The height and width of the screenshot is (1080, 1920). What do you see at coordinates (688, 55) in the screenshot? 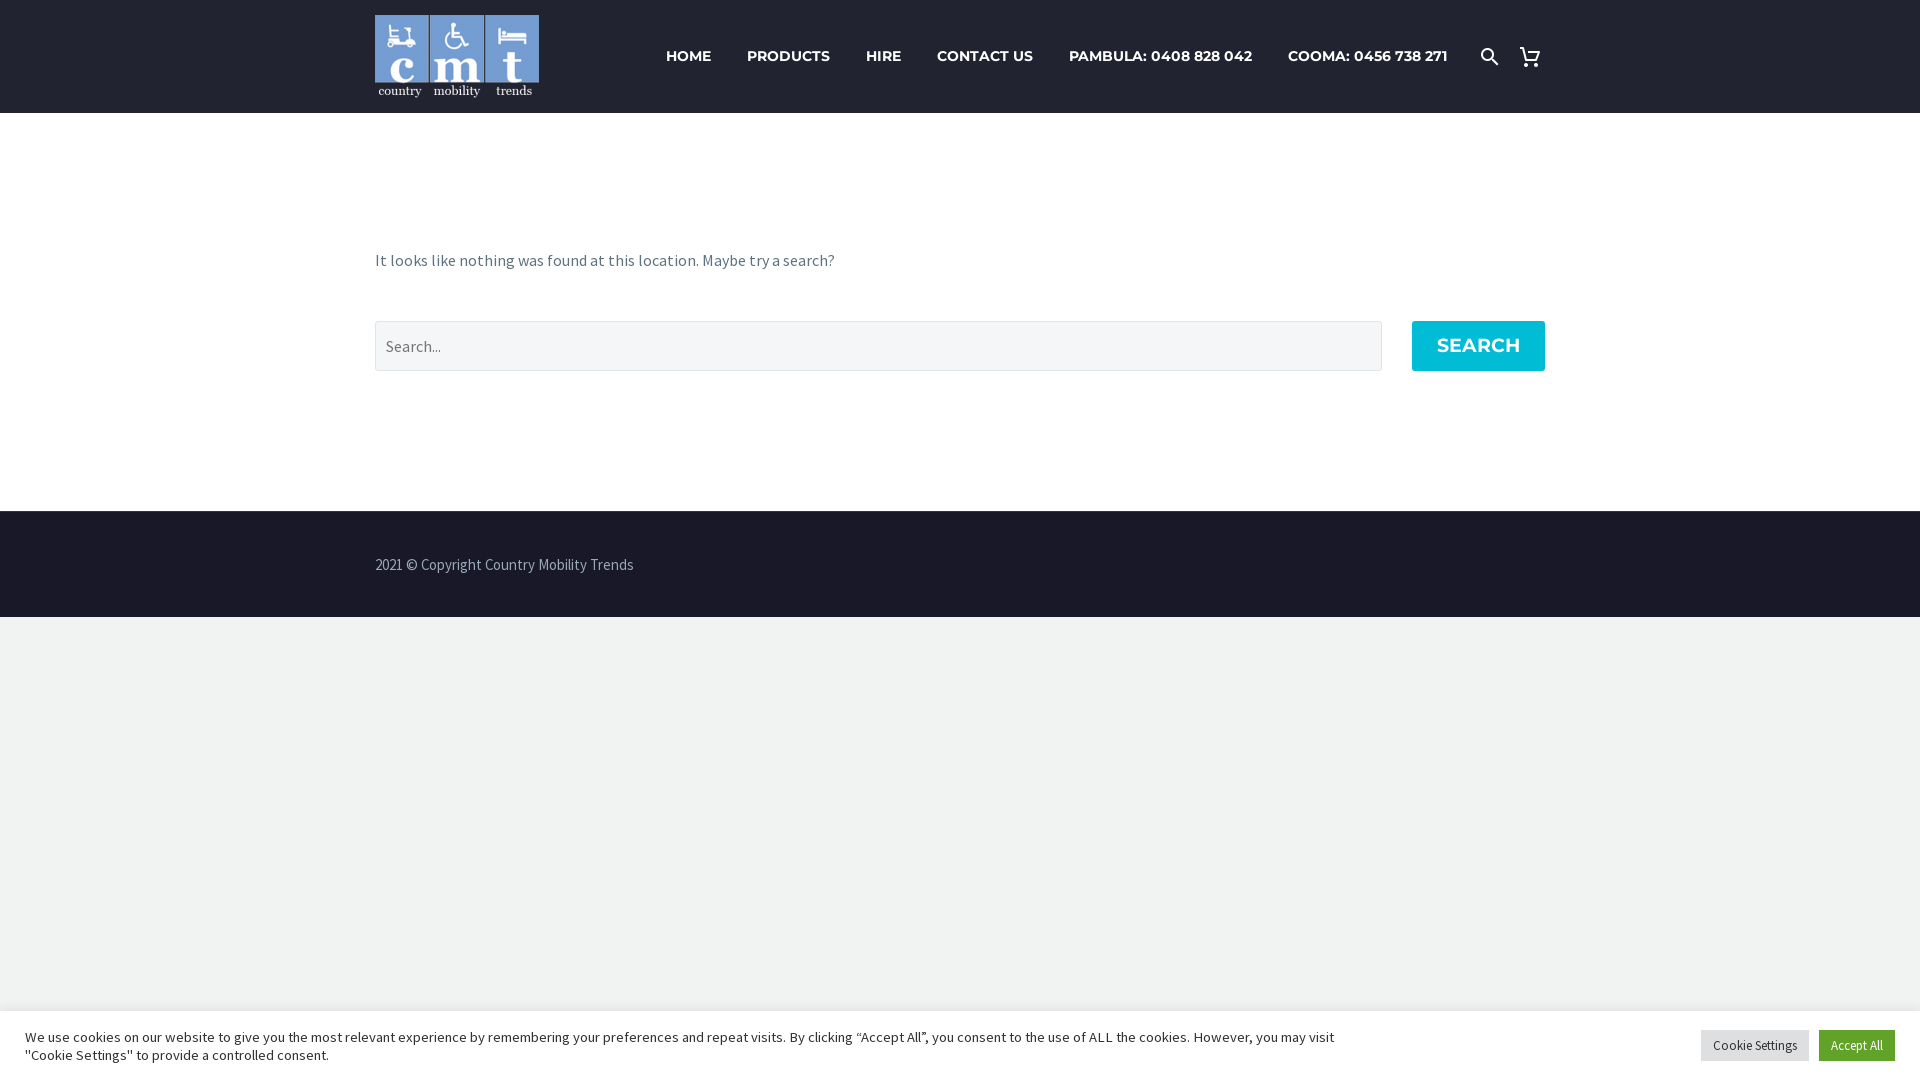
I see `'HOME'` at bounding box center [688, 55].